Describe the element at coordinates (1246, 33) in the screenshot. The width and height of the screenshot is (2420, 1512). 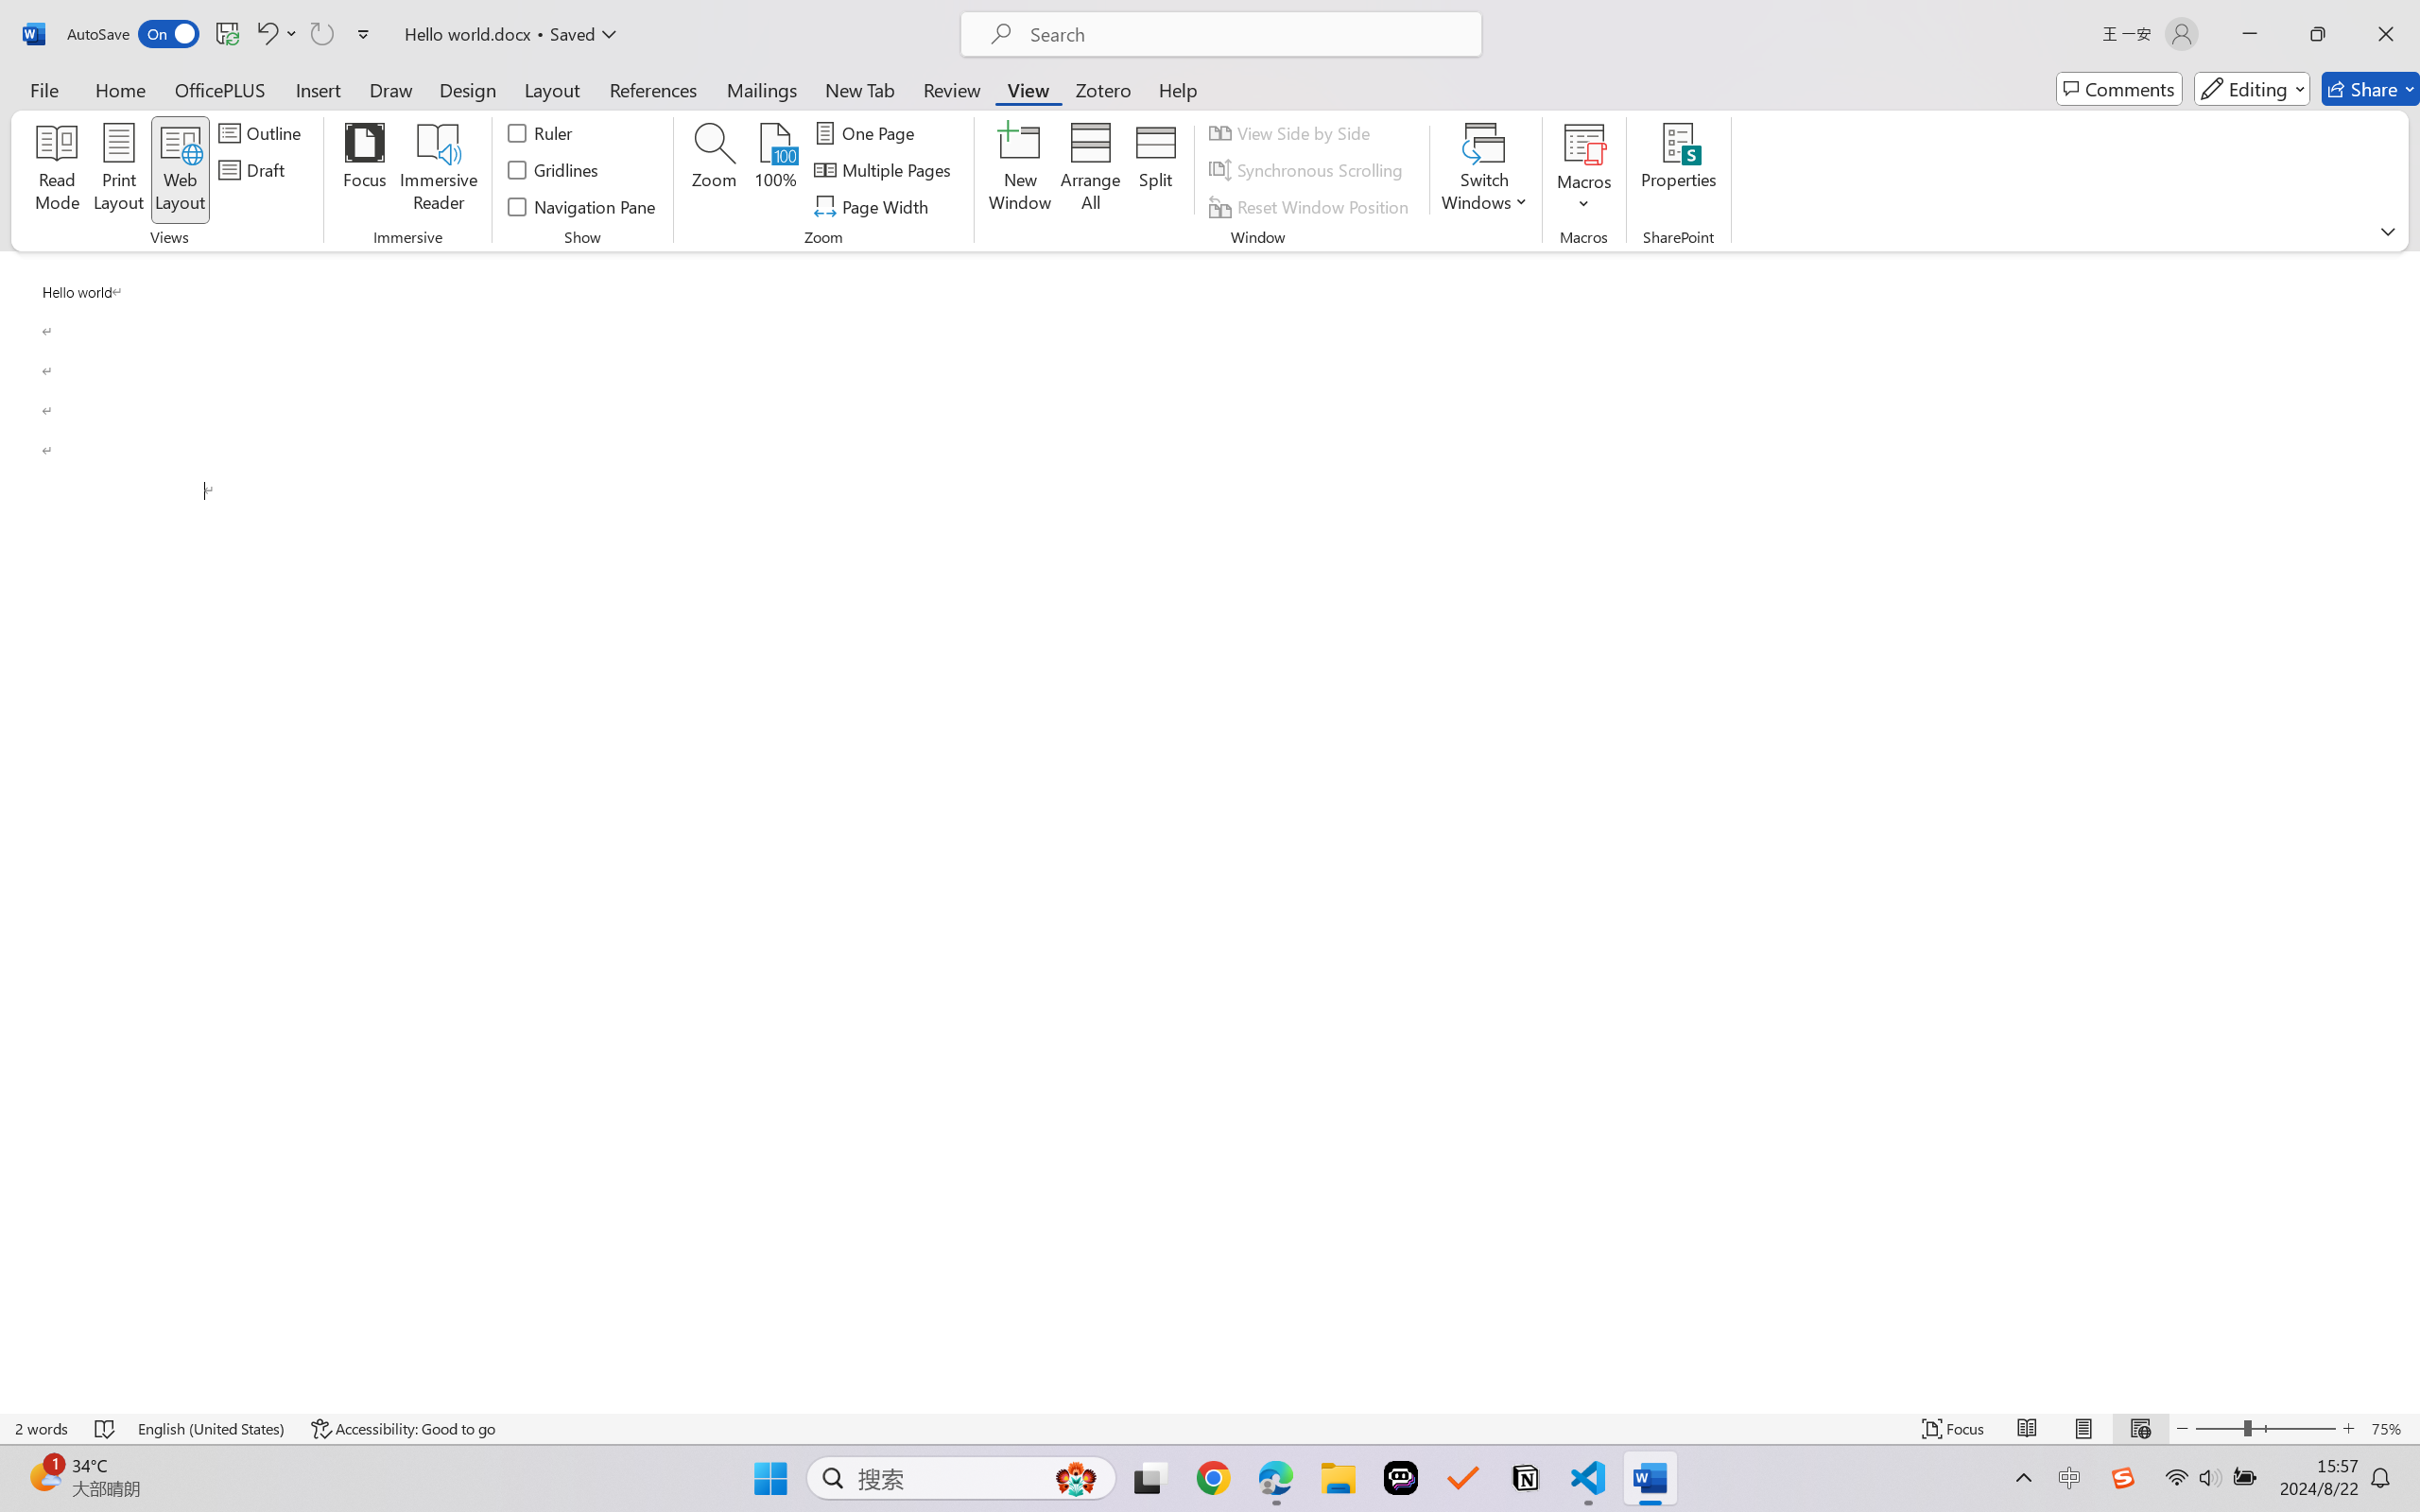
I see `'Microsoft search'` at that location.